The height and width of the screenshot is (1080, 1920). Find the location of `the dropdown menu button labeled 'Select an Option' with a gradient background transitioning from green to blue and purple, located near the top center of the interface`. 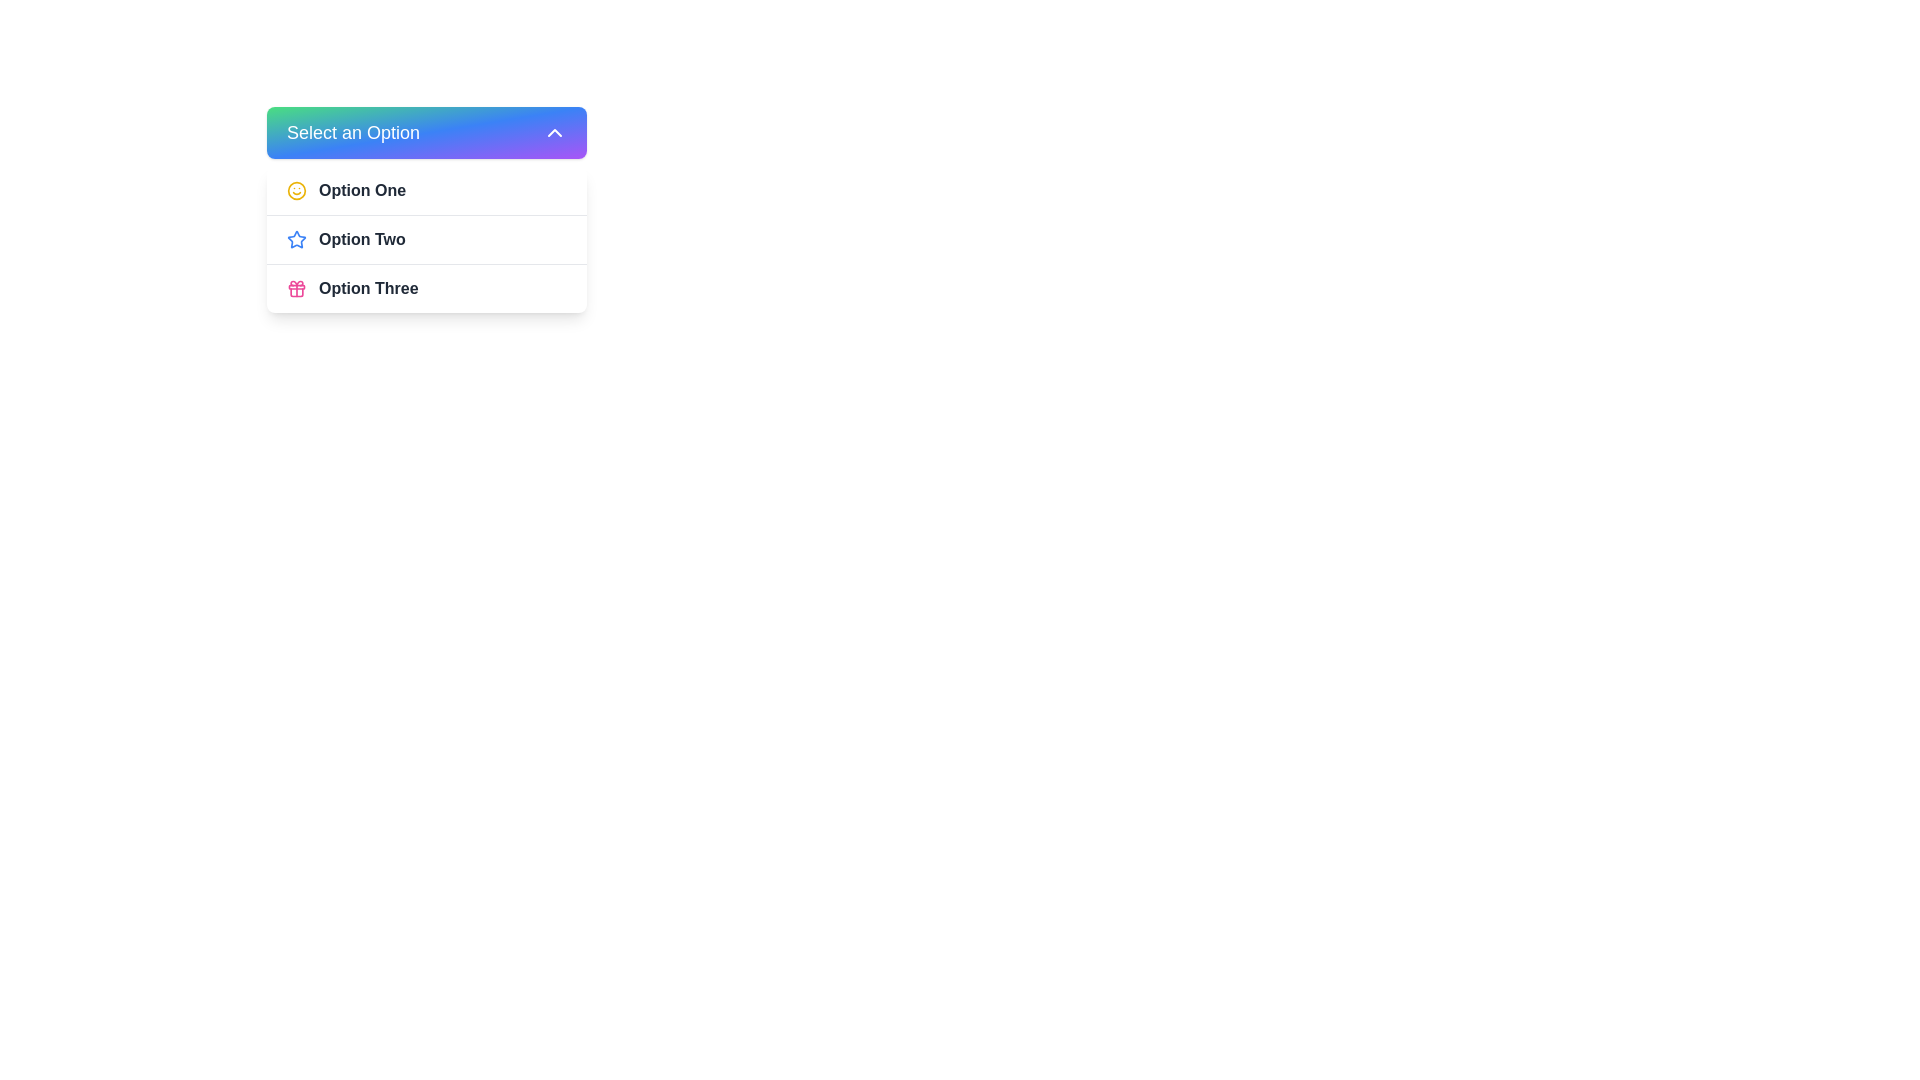

the dropdown menu button labeled 'Select an Option' with a gradient background transitioning from green to blue and purple, located near the top center of the interface is located at coordinates (426, 132).